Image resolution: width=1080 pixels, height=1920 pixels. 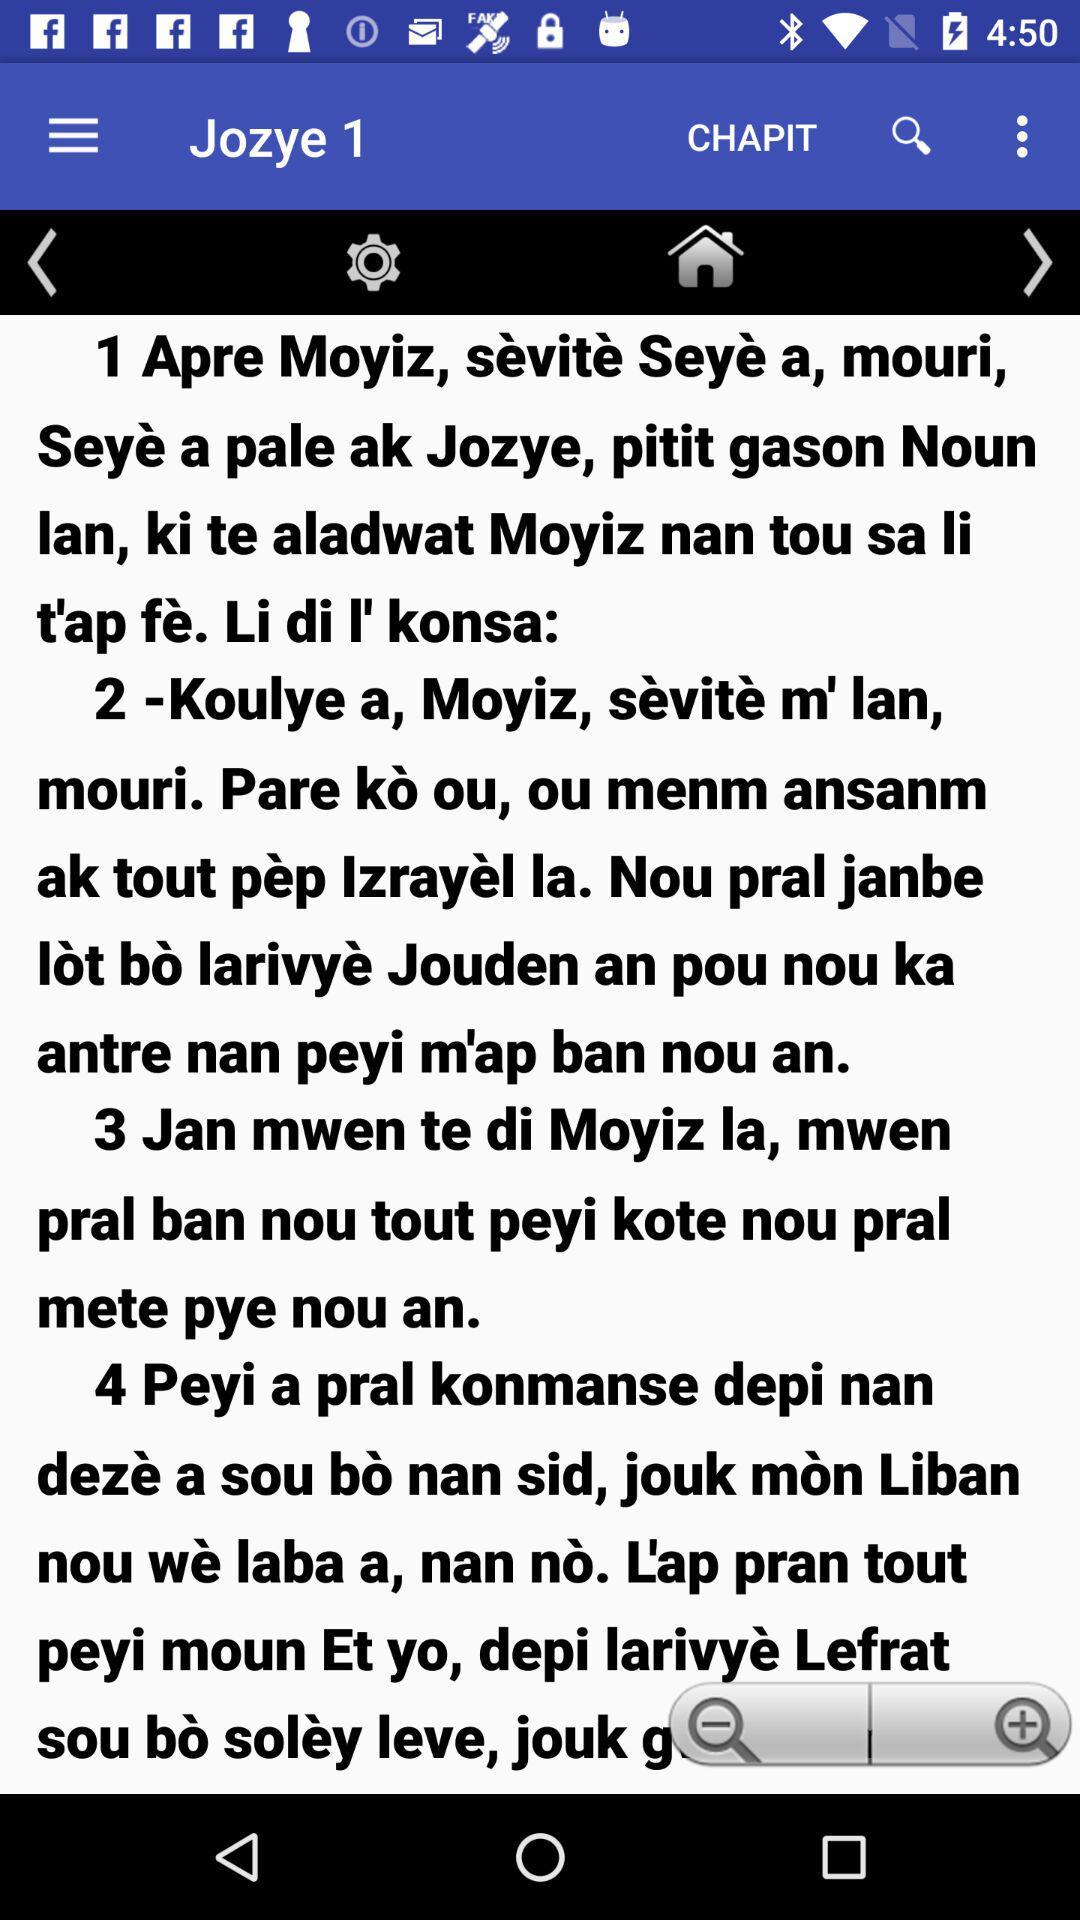 What do you see at coordinates (540, 873) in the screenshot?
I see `the icon above the 3 jan mwen` at bounding box center [540, 873].